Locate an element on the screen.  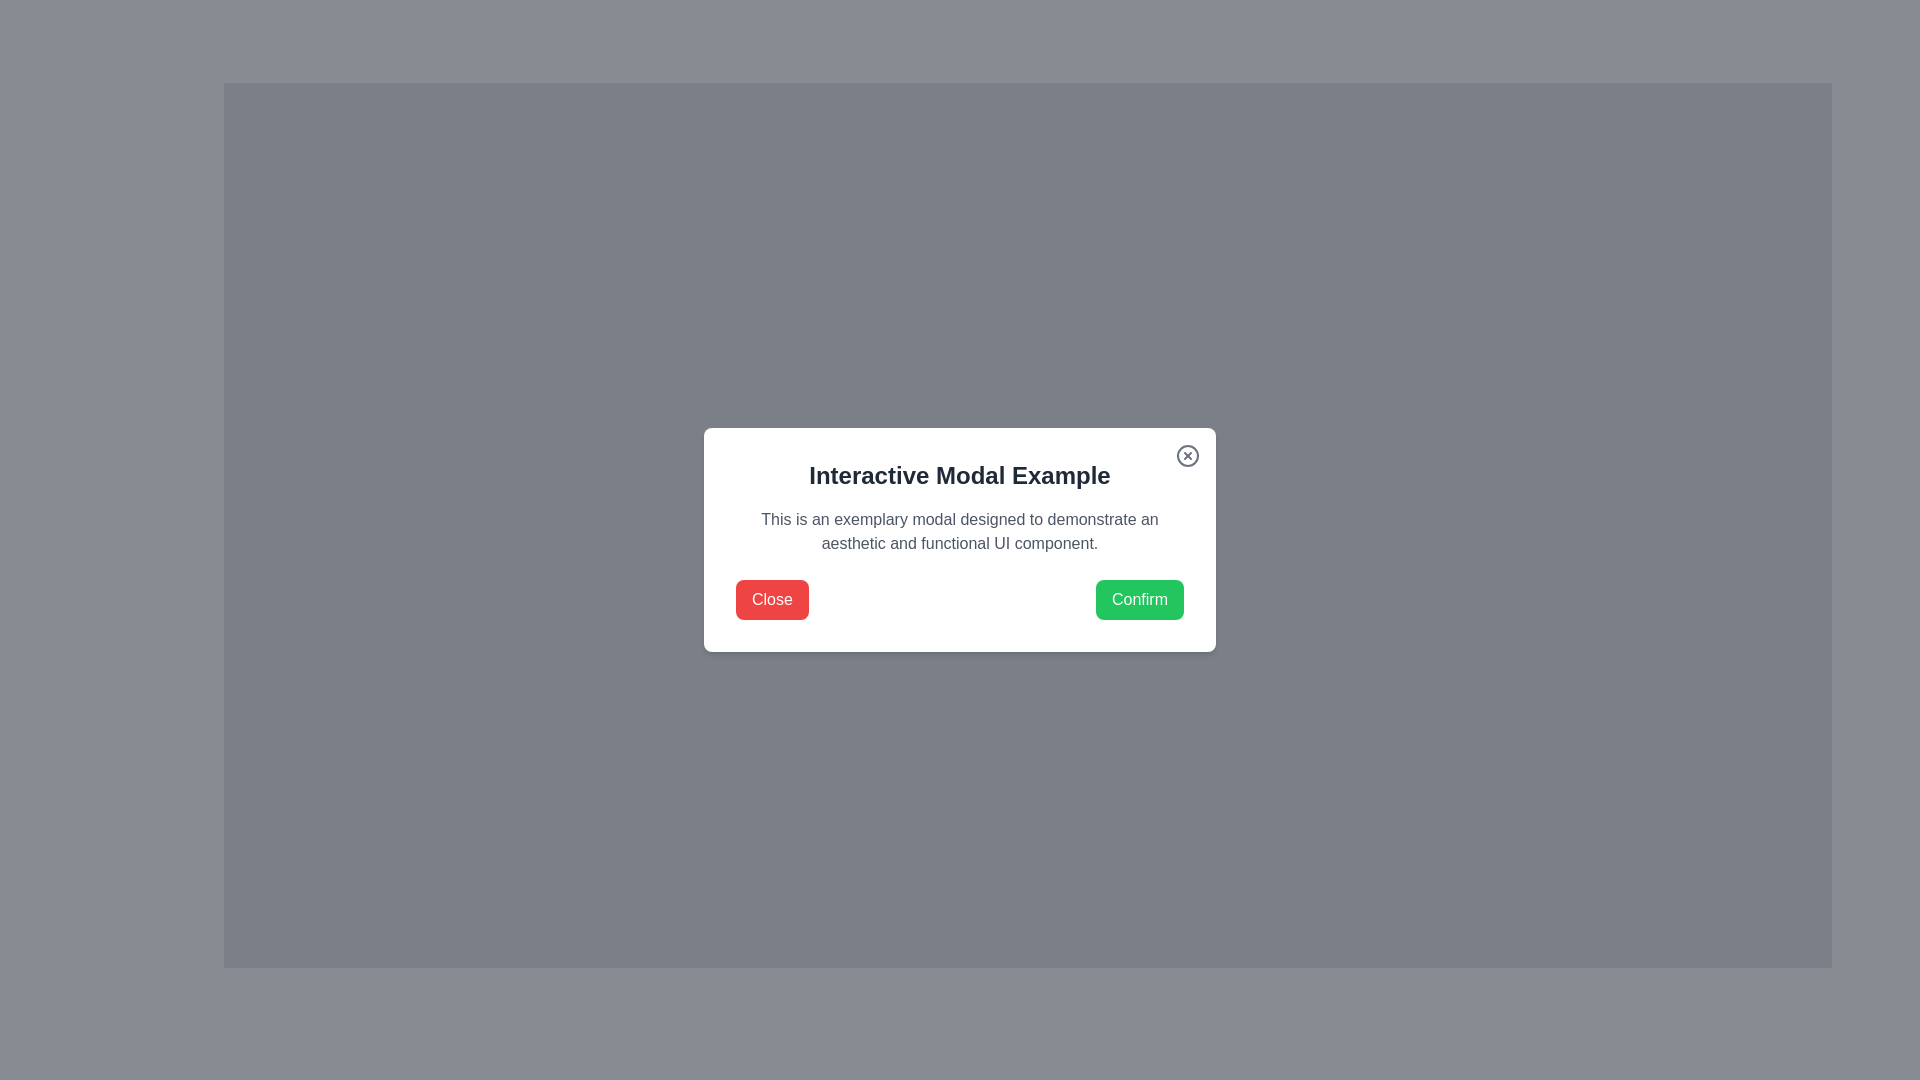
the 'Confirm' button located in the bottom-right corner of the modal for keyboard interaction is located at coordinates (1139, 599).